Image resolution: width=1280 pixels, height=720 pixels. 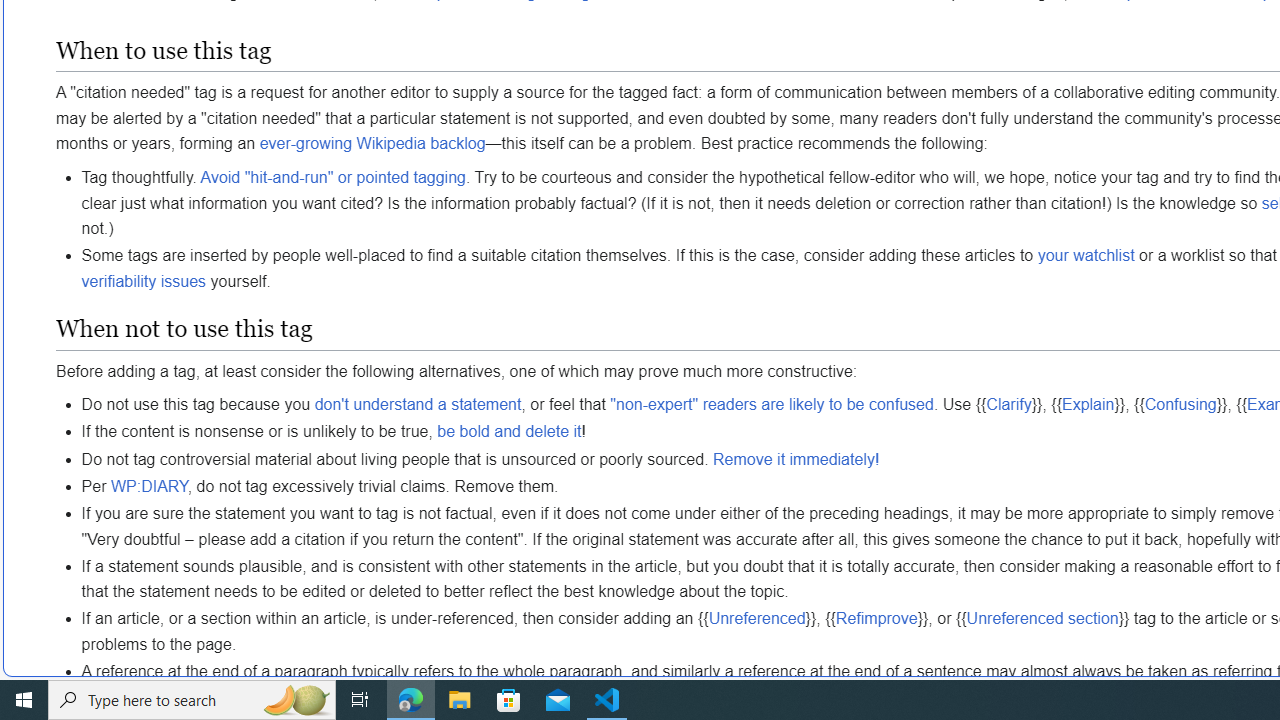 What do you see at coordinates (876, 617) in the screenshot?
I see `'Refimprove'` at bounding box center [876, 617].